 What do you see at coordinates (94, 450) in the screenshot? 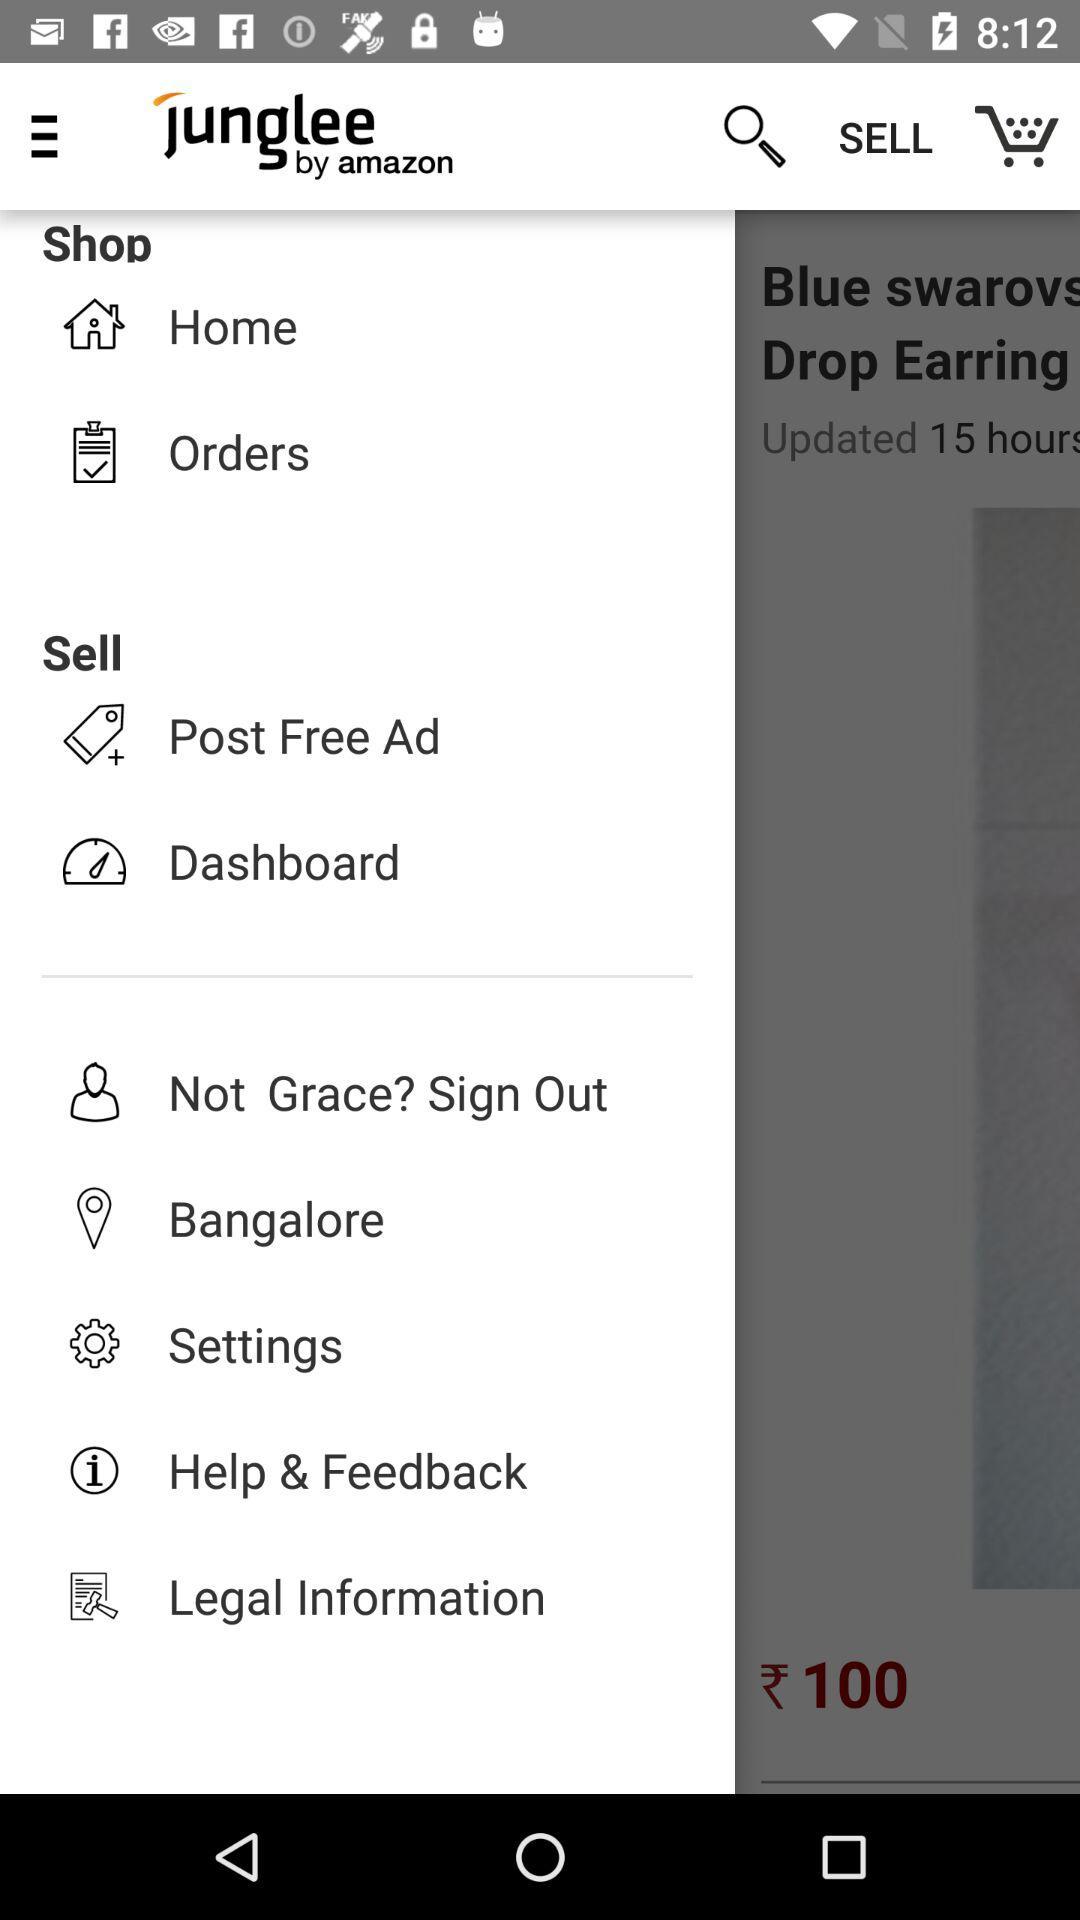
I see `the 2nd icon from the shop list` at bounding box center [94, 450].